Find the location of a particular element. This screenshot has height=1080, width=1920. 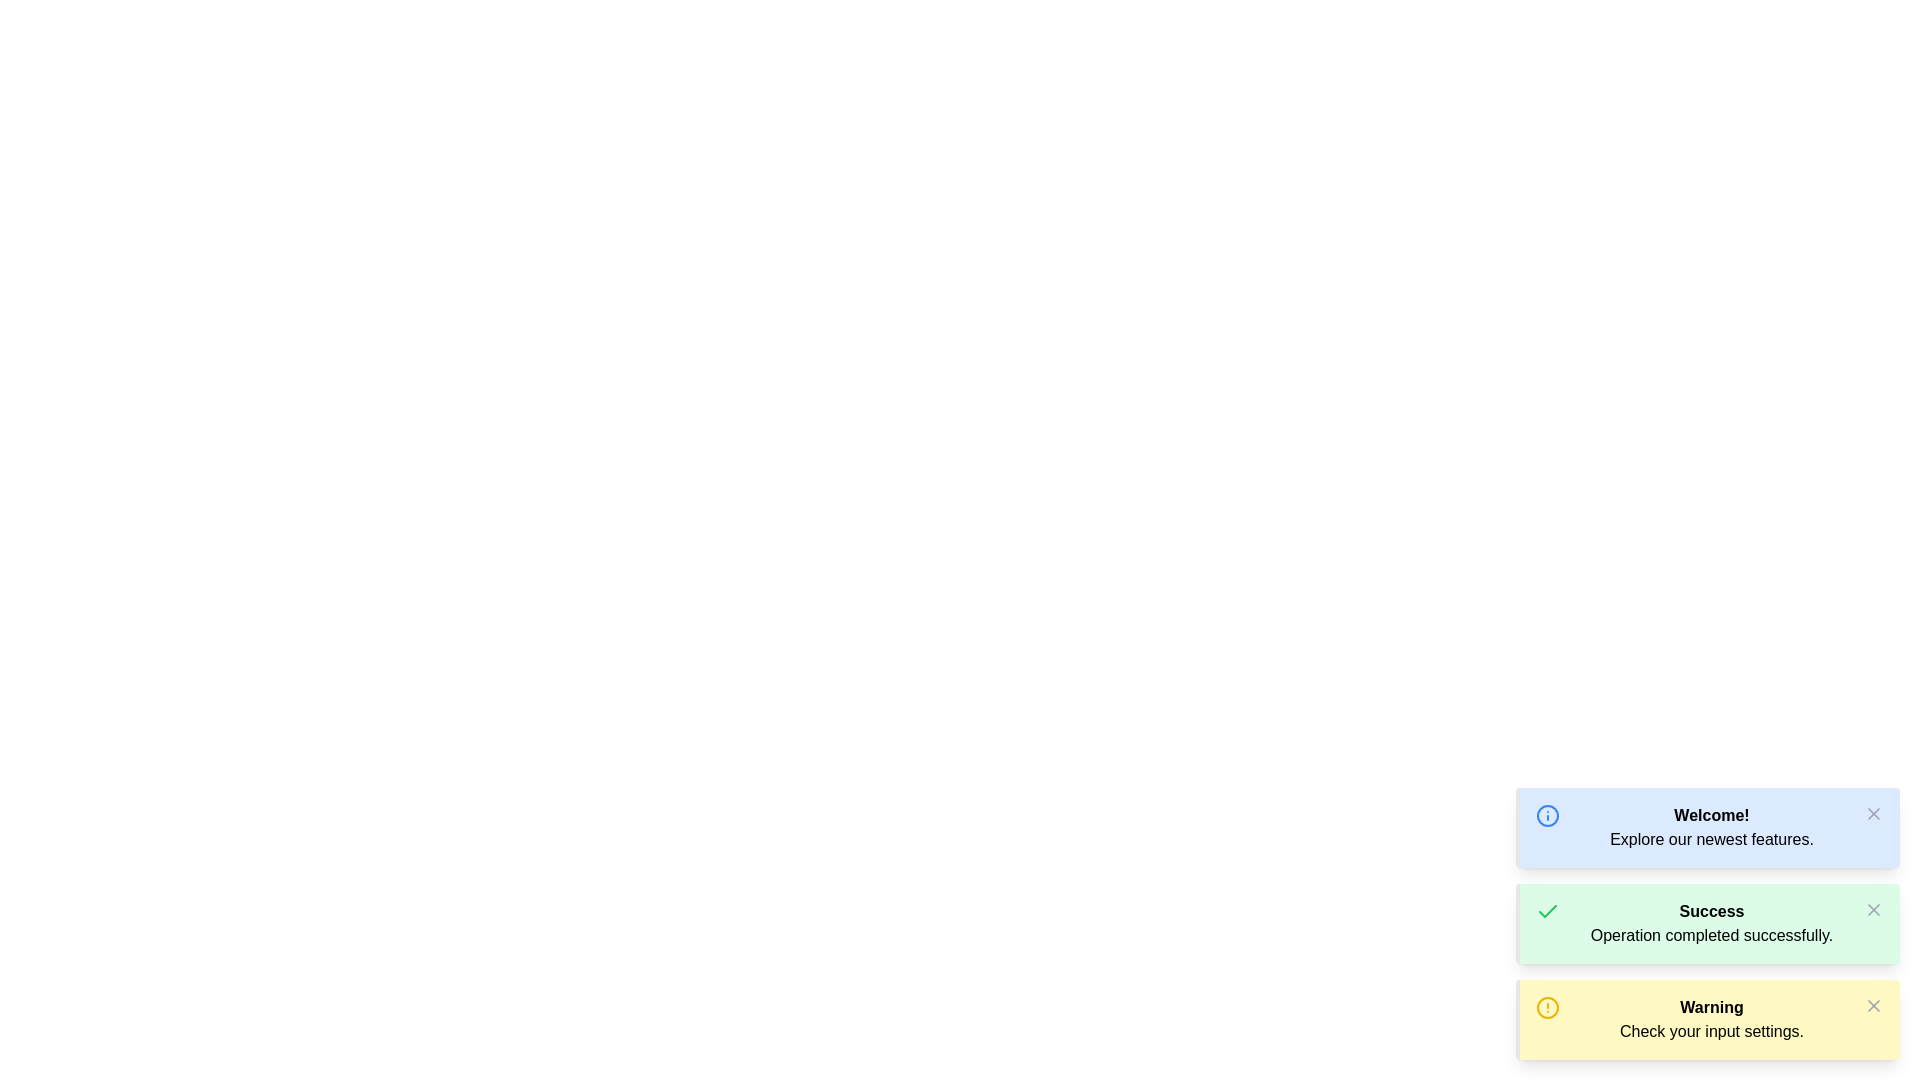

the close button located at the top-right corner of the 'Welcome!' notification box to change its color is located at coordinates (1872, 813).